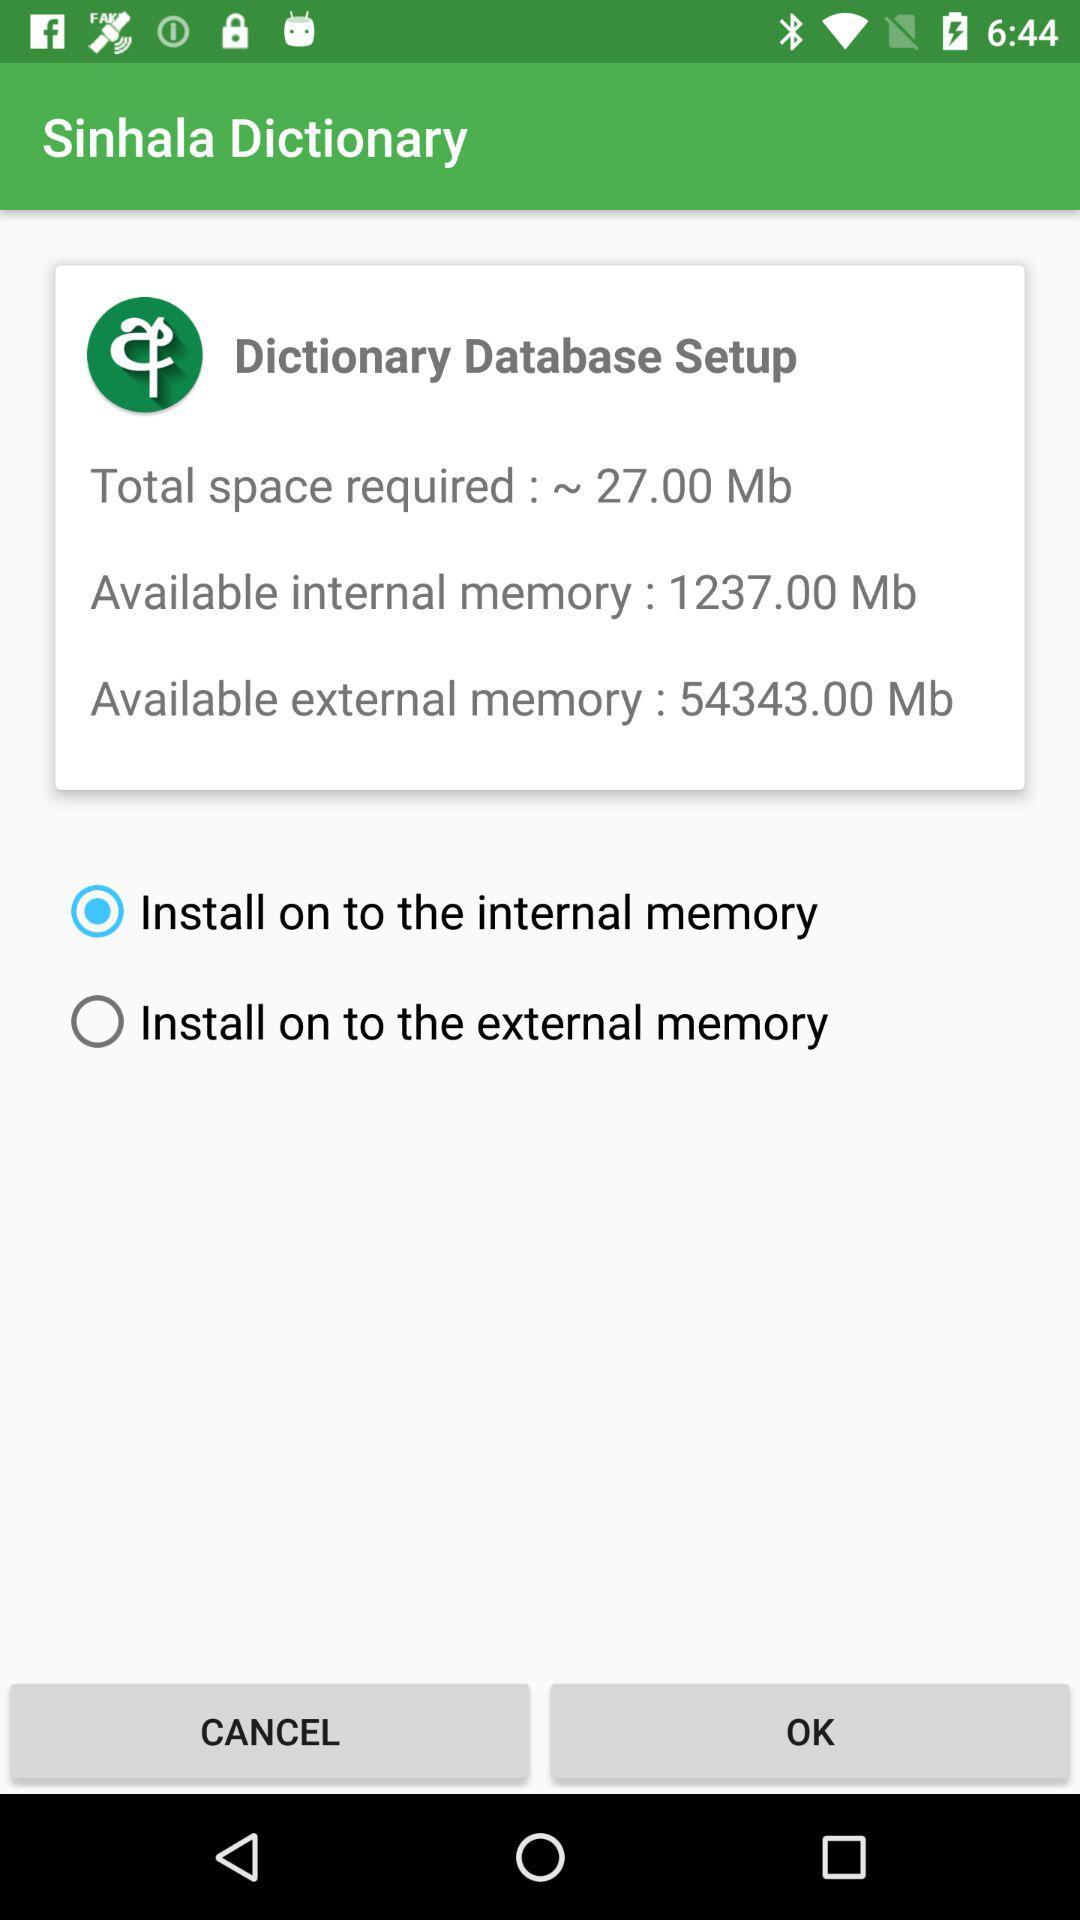 This screenshot has width=1080, height=1920. What do you see at coordinates (810, 1730) in the screenshot?
I see `the icon next to cancel item` at bounding box center [810, 1730].